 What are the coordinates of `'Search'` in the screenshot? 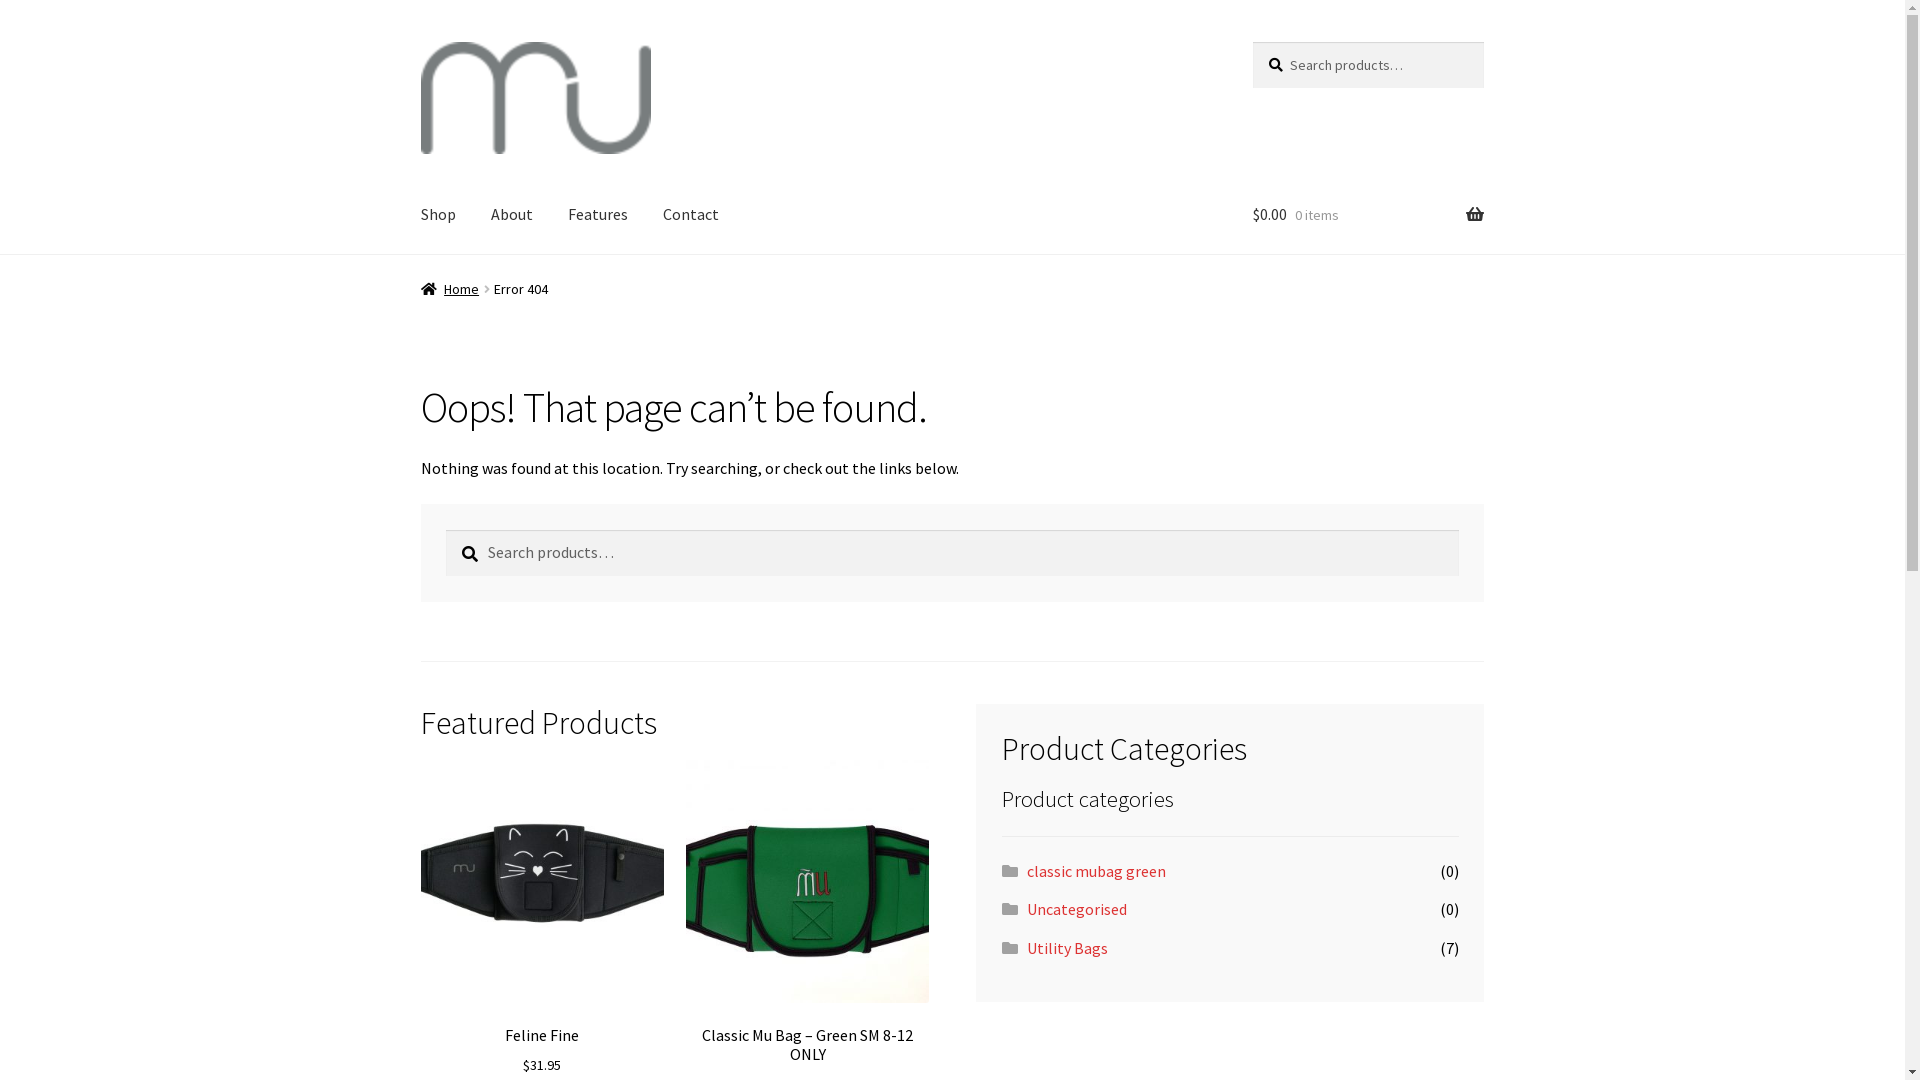 It's located at (444, 528).